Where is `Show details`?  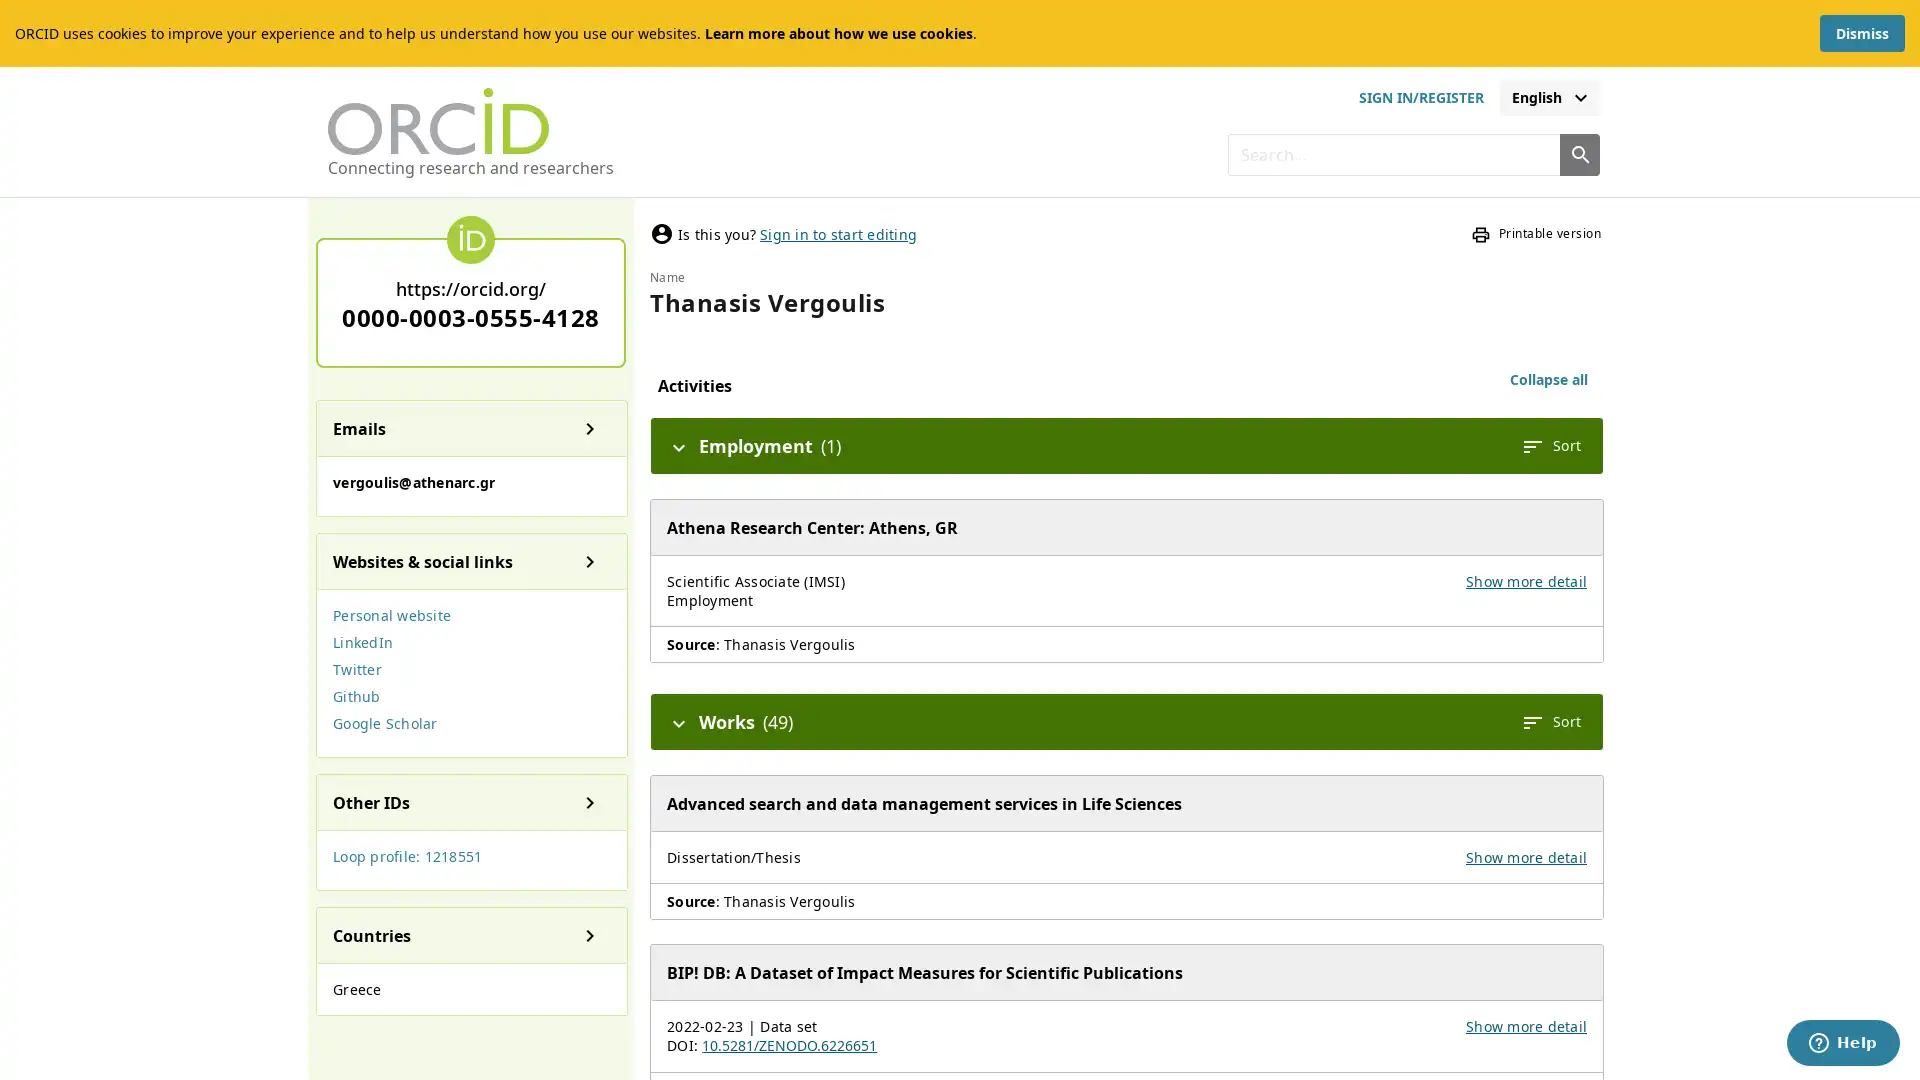 Show details is located at coordinates (589, 427).